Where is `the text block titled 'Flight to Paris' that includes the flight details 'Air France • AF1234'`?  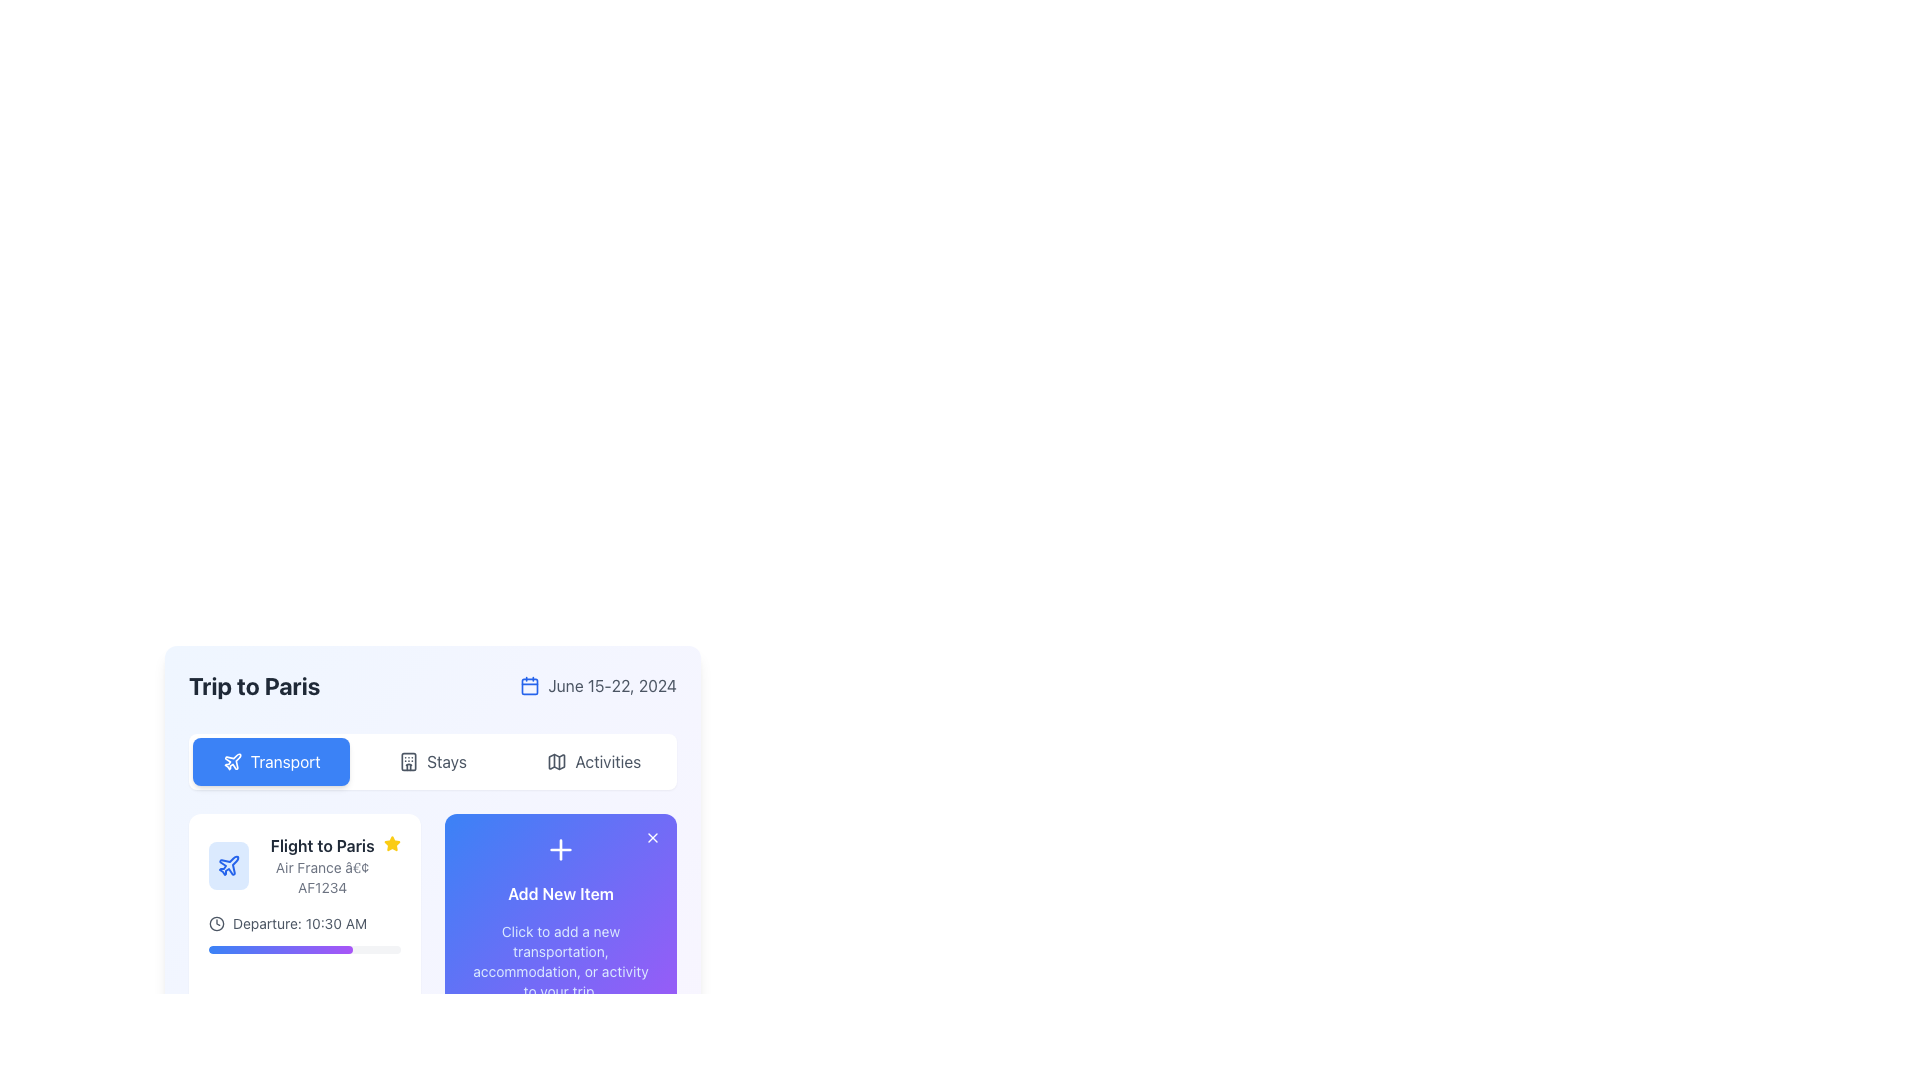
the text block titled 'Flight to Paris' that includes the flight details 'Air France • AF1234' is located at coordinates (295, 865).